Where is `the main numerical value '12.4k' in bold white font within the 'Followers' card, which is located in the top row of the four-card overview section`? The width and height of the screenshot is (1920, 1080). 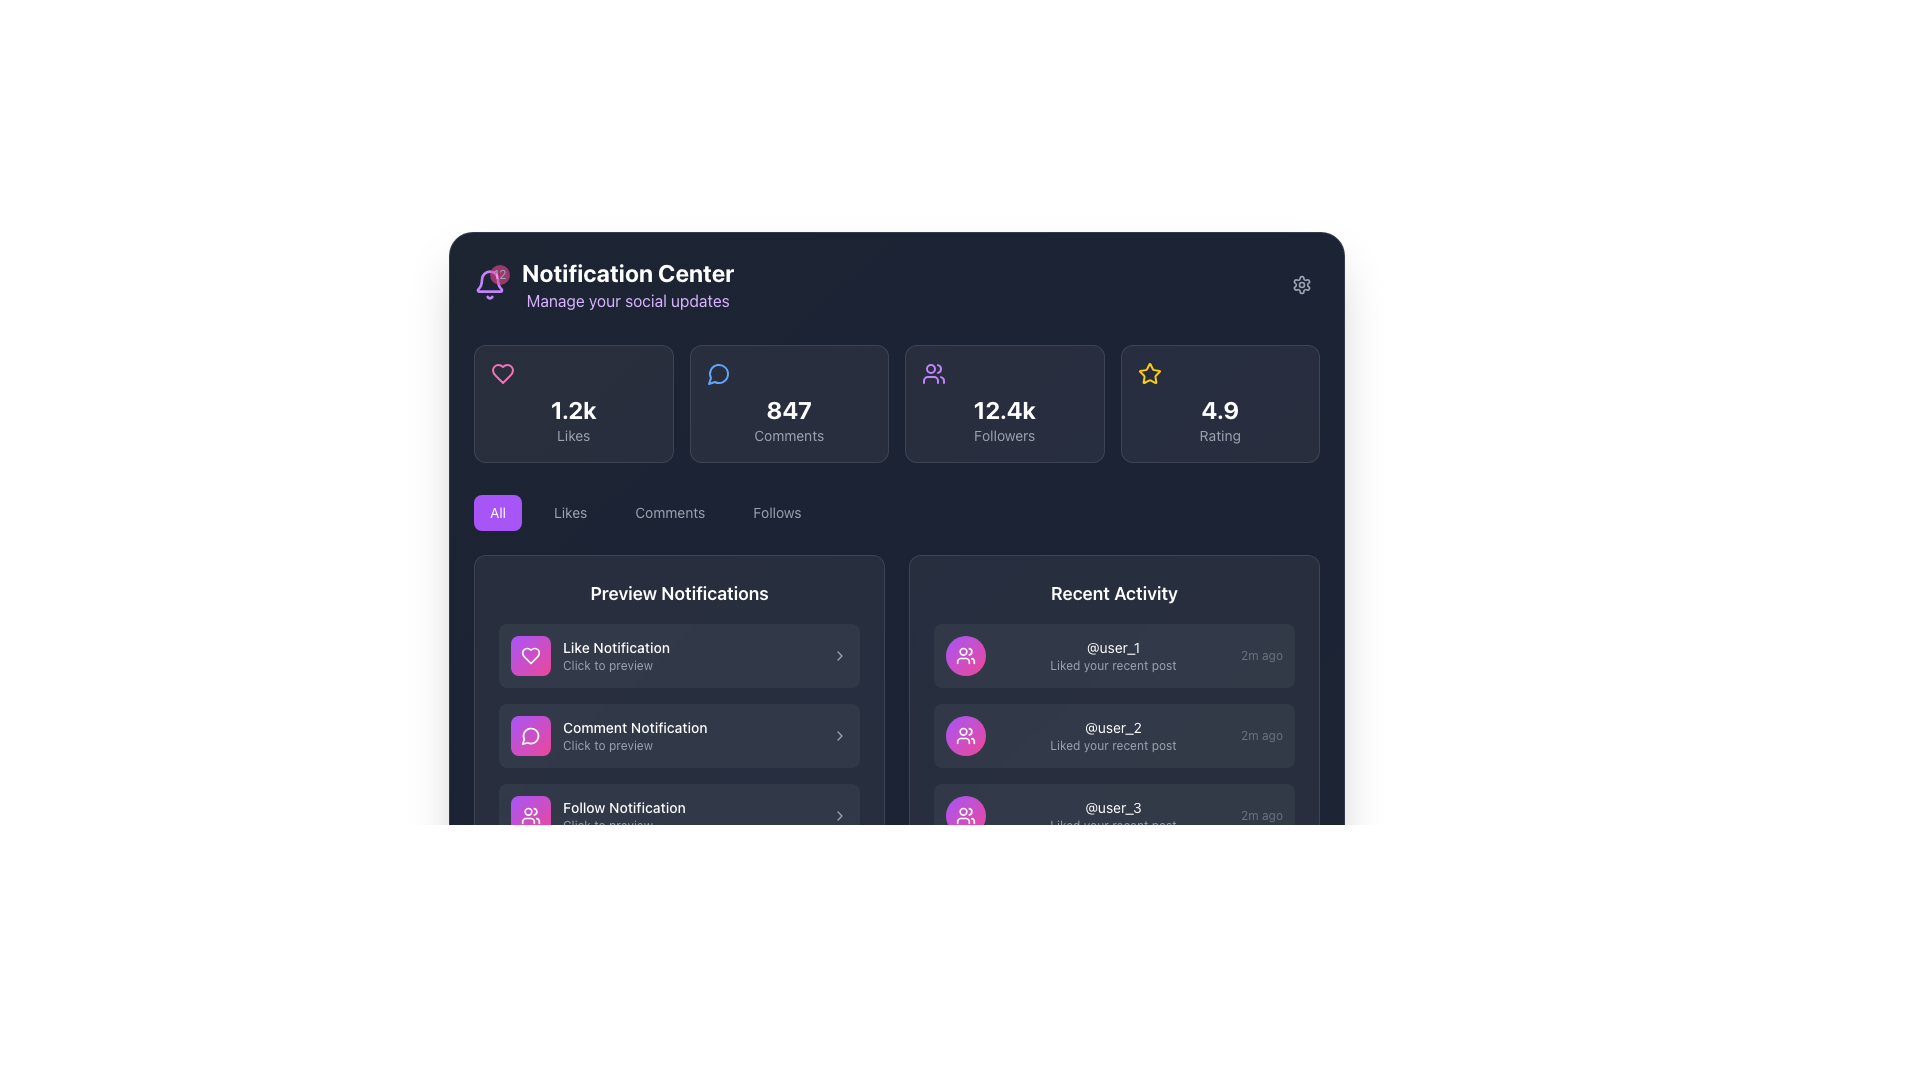 the main numerical value '12.4k' in bold white font within the 'Followers' card, which is located in the top row of the four-card overview section is located at coordinates (1004, 408).